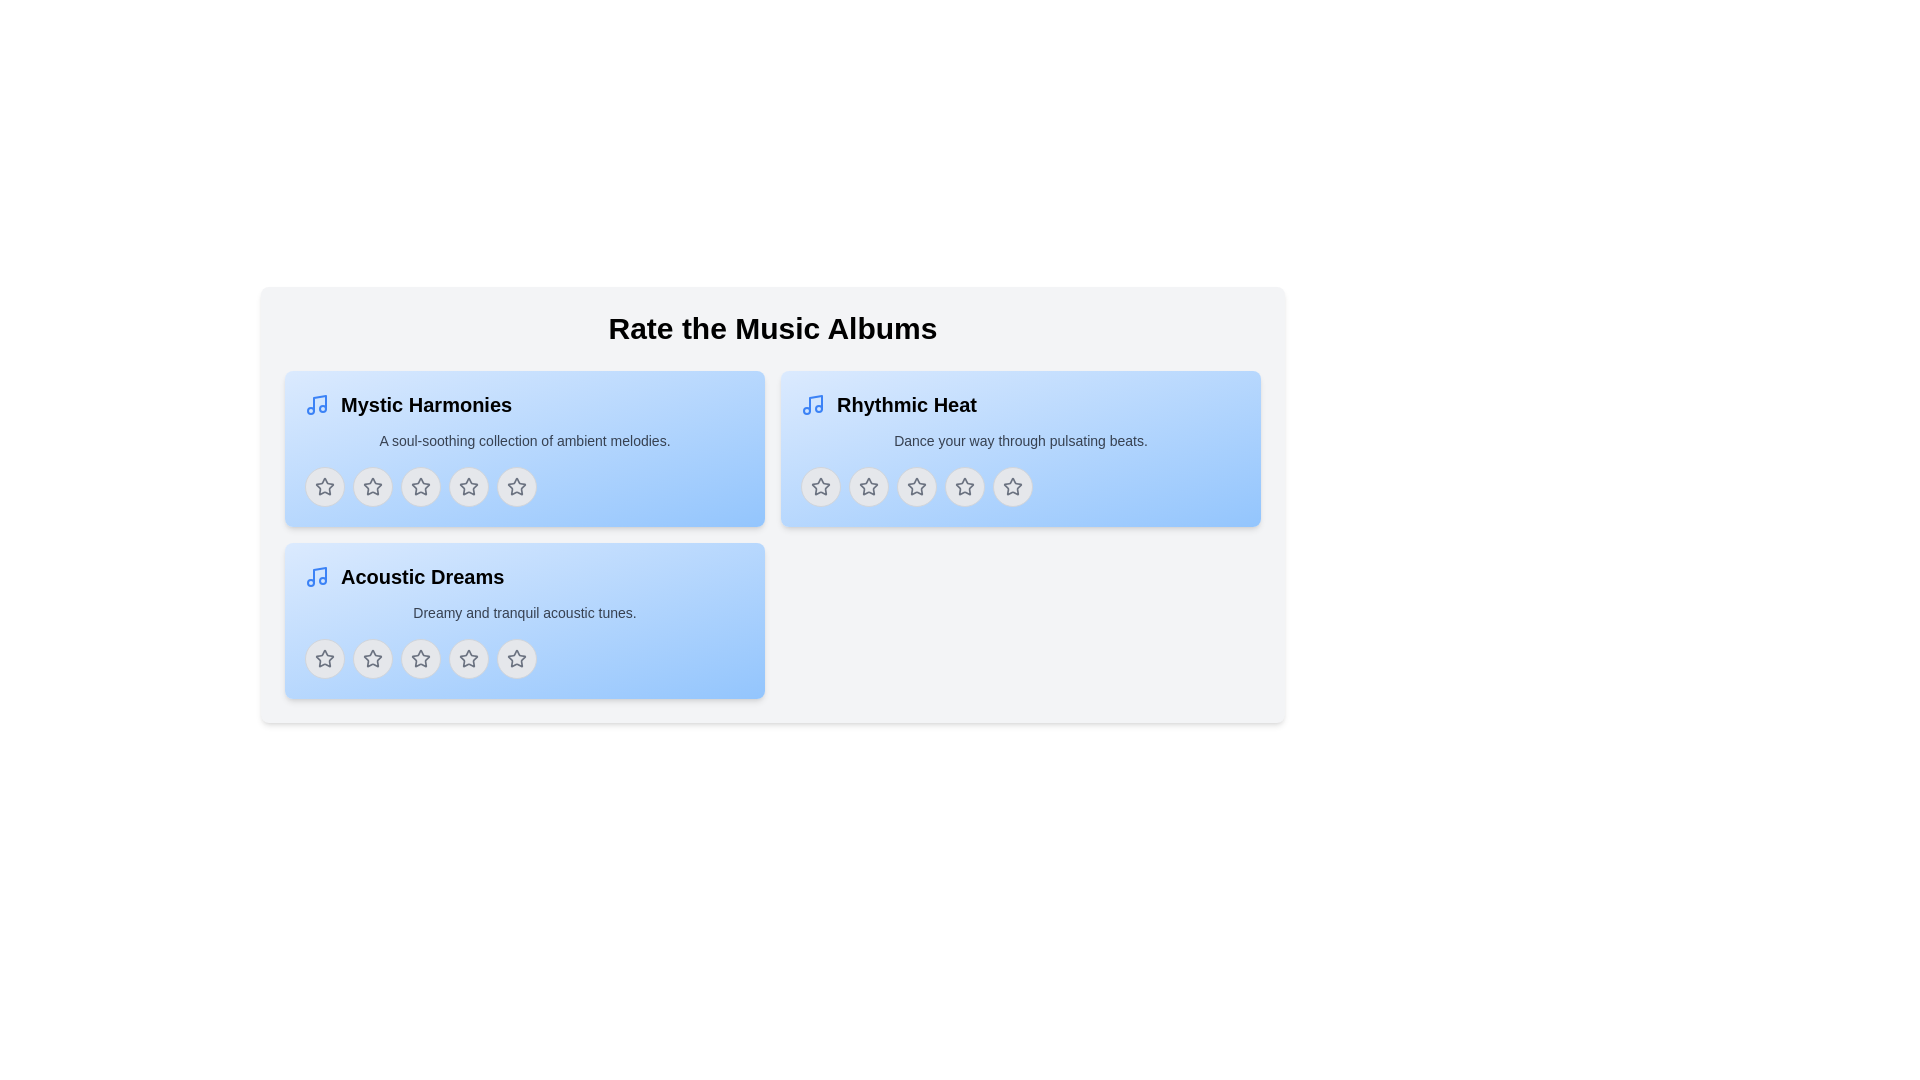 The image size is (1920, 1080). I want to click on the decorative icon representing the 'Acoustic Dreams' album, located at the top-left corner of the album card, adjacent to the album title, so click(315, 577).